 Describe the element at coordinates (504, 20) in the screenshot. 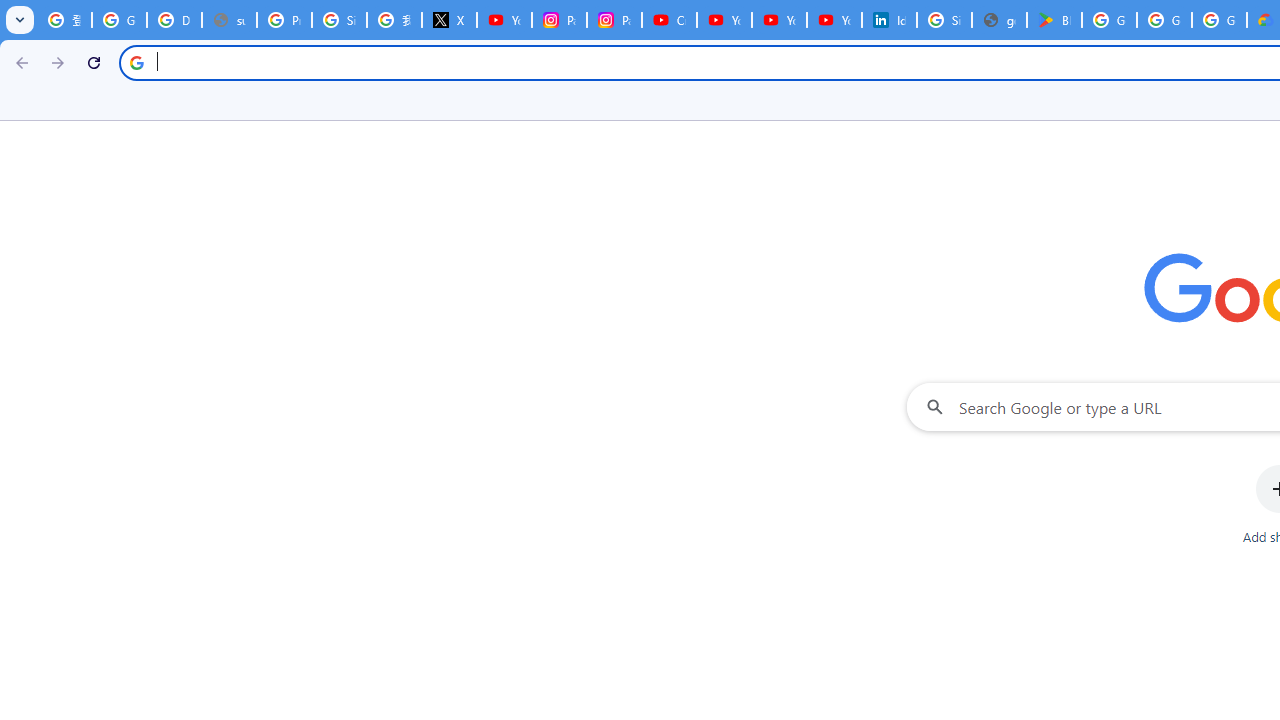

I see `'YouTube Content Monetization Policies - How YouTube Works'` at that location.